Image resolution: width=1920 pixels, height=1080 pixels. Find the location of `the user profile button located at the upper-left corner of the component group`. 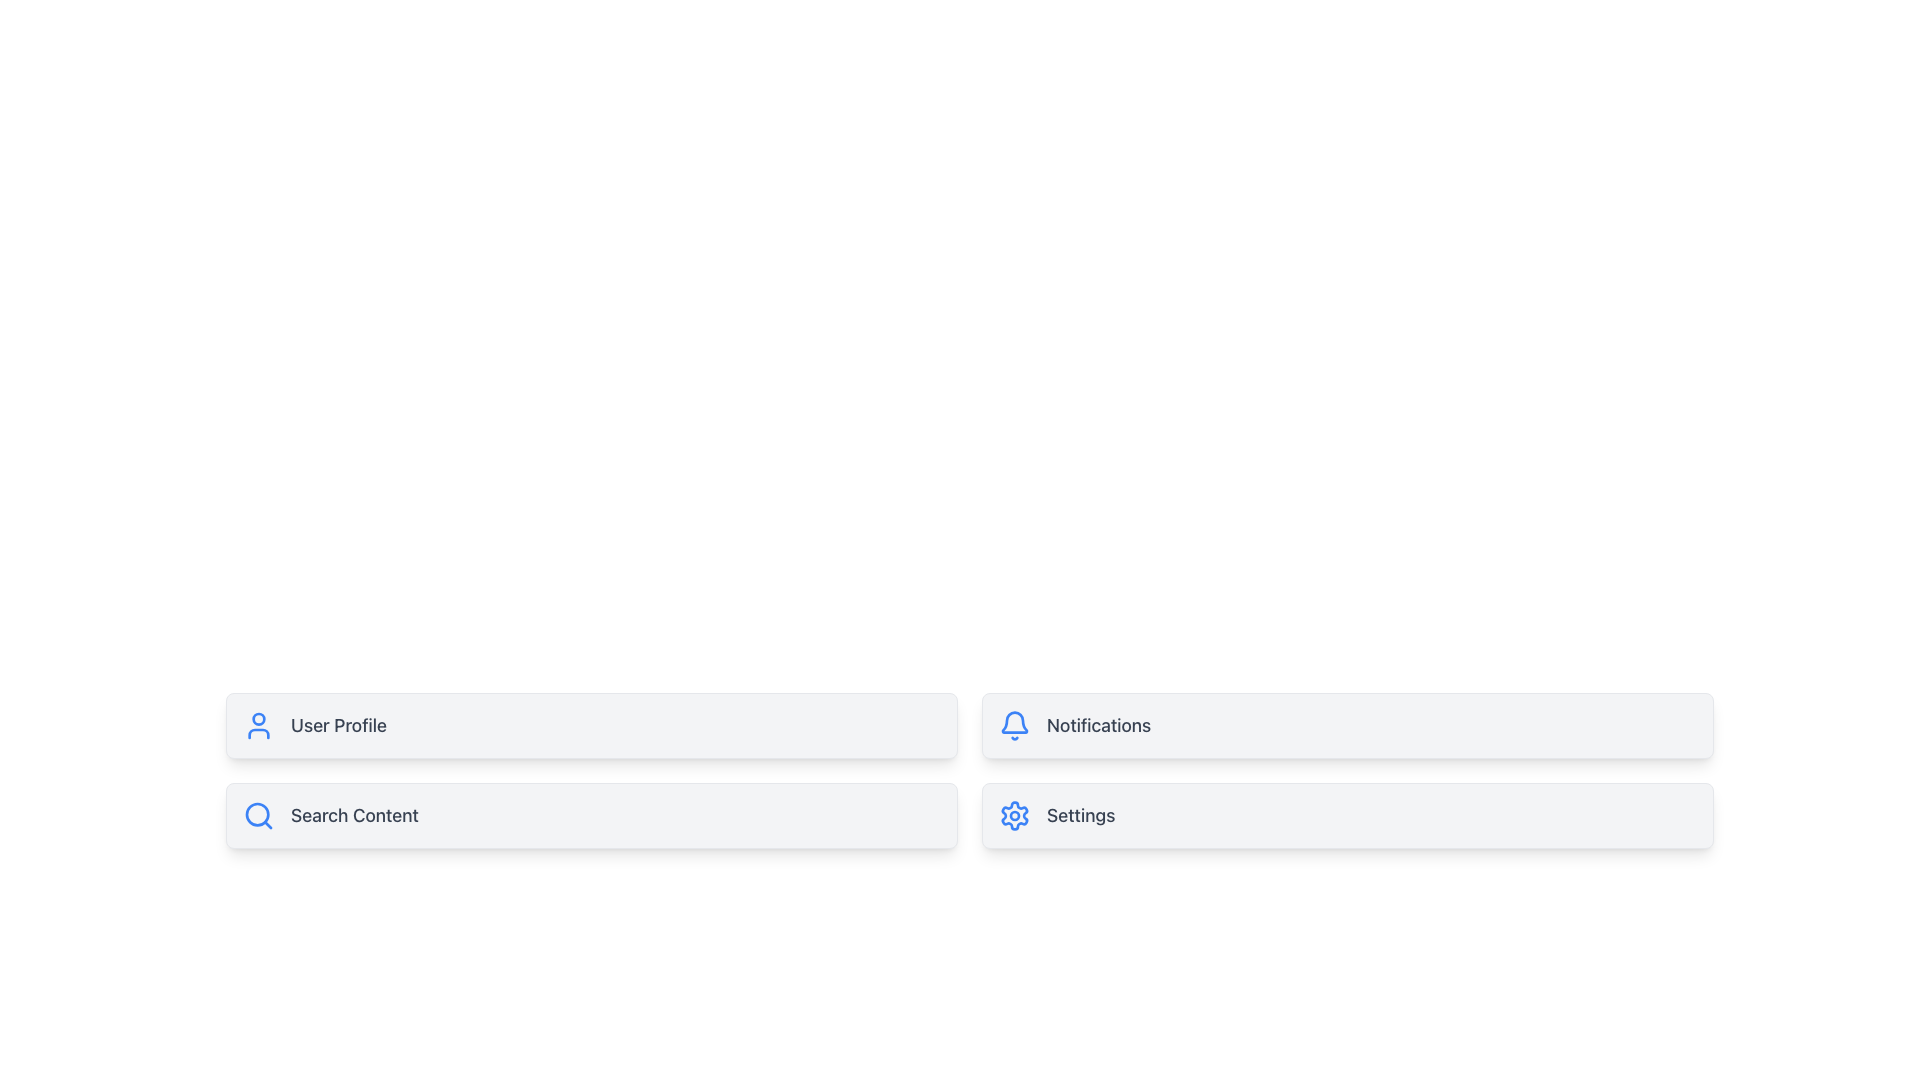

the user profile button located at the upper-left corner of the component group is located at coordinates (590, 725).